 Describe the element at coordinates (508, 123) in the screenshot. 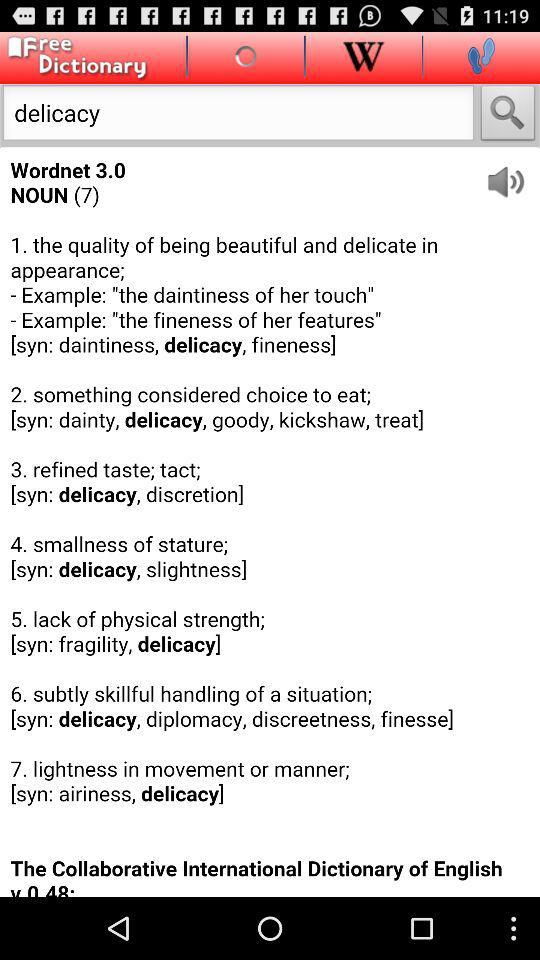

I see `the search icon` at that location.